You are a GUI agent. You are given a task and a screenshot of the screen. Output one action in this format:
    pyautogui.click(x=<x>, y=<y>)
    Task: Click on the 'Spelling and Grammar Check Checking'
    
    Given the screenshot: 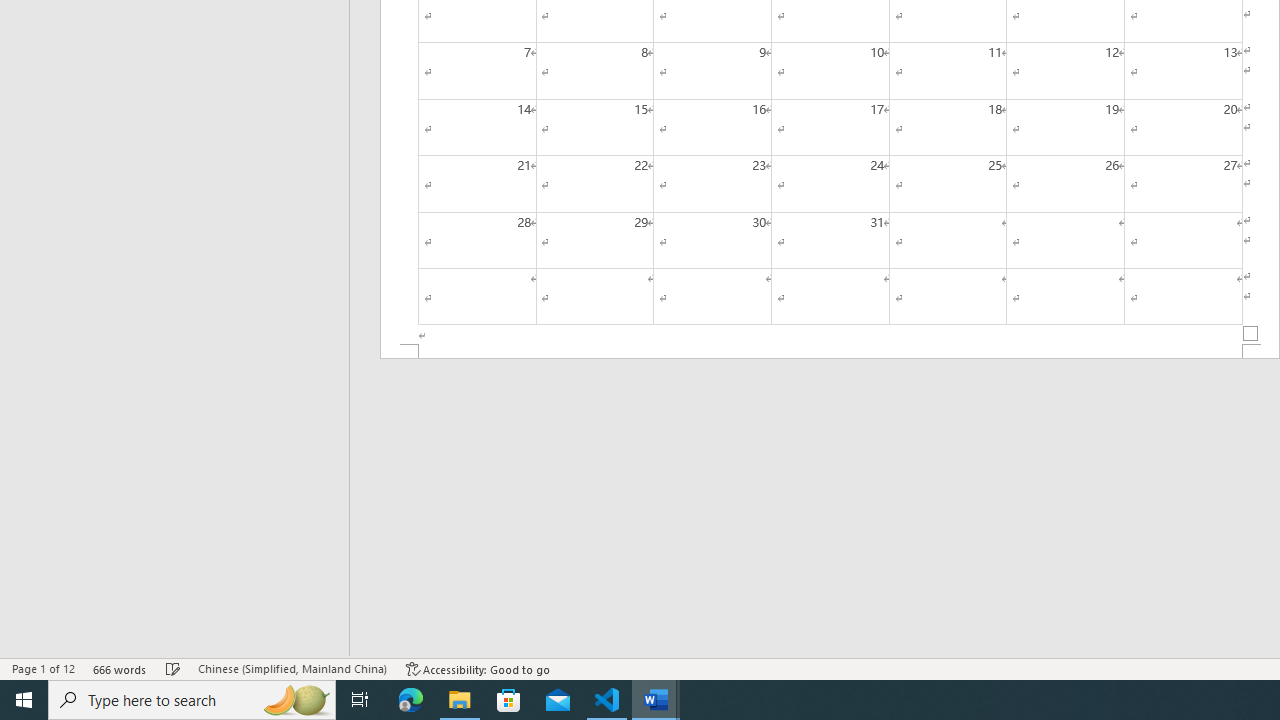 What is the action you would take?
    pyautogui.click(x=173, y=669)
    